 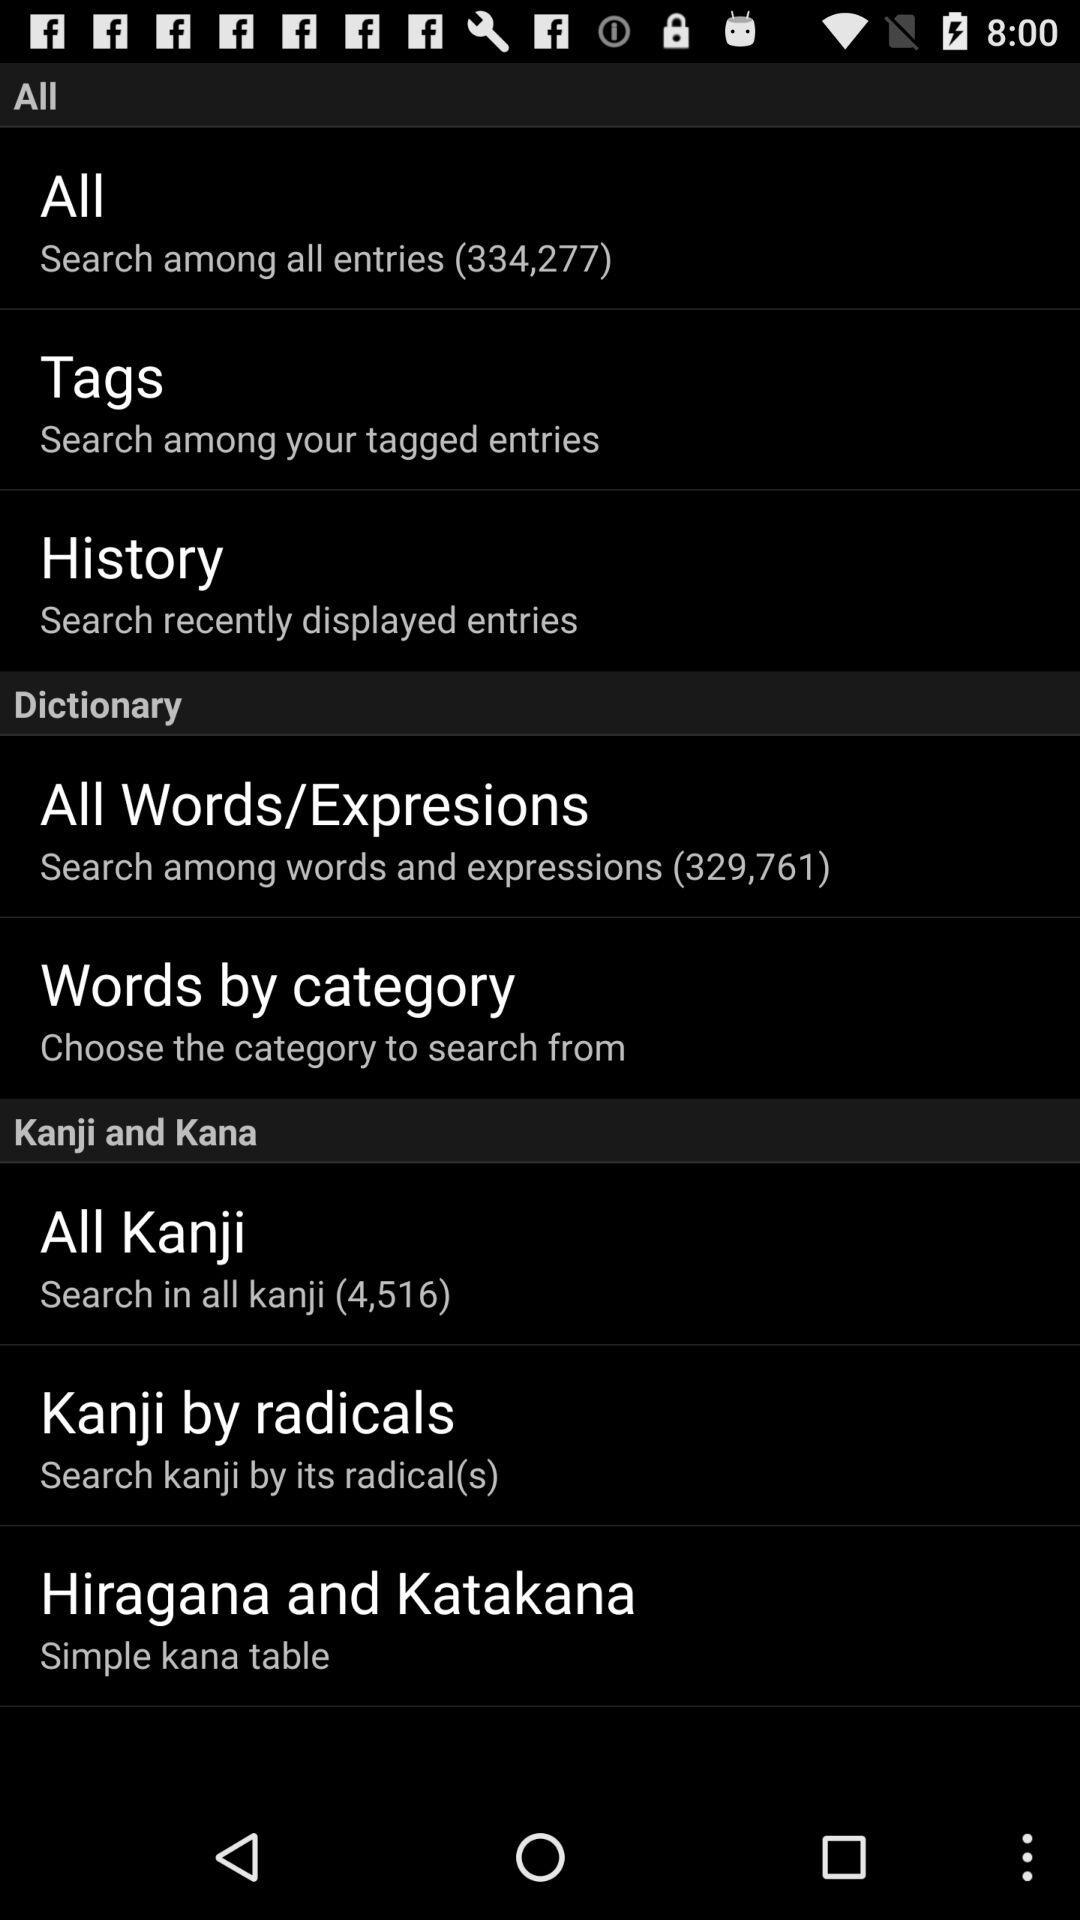 I want to click on item below words by category, so click(x=559, y=1045).